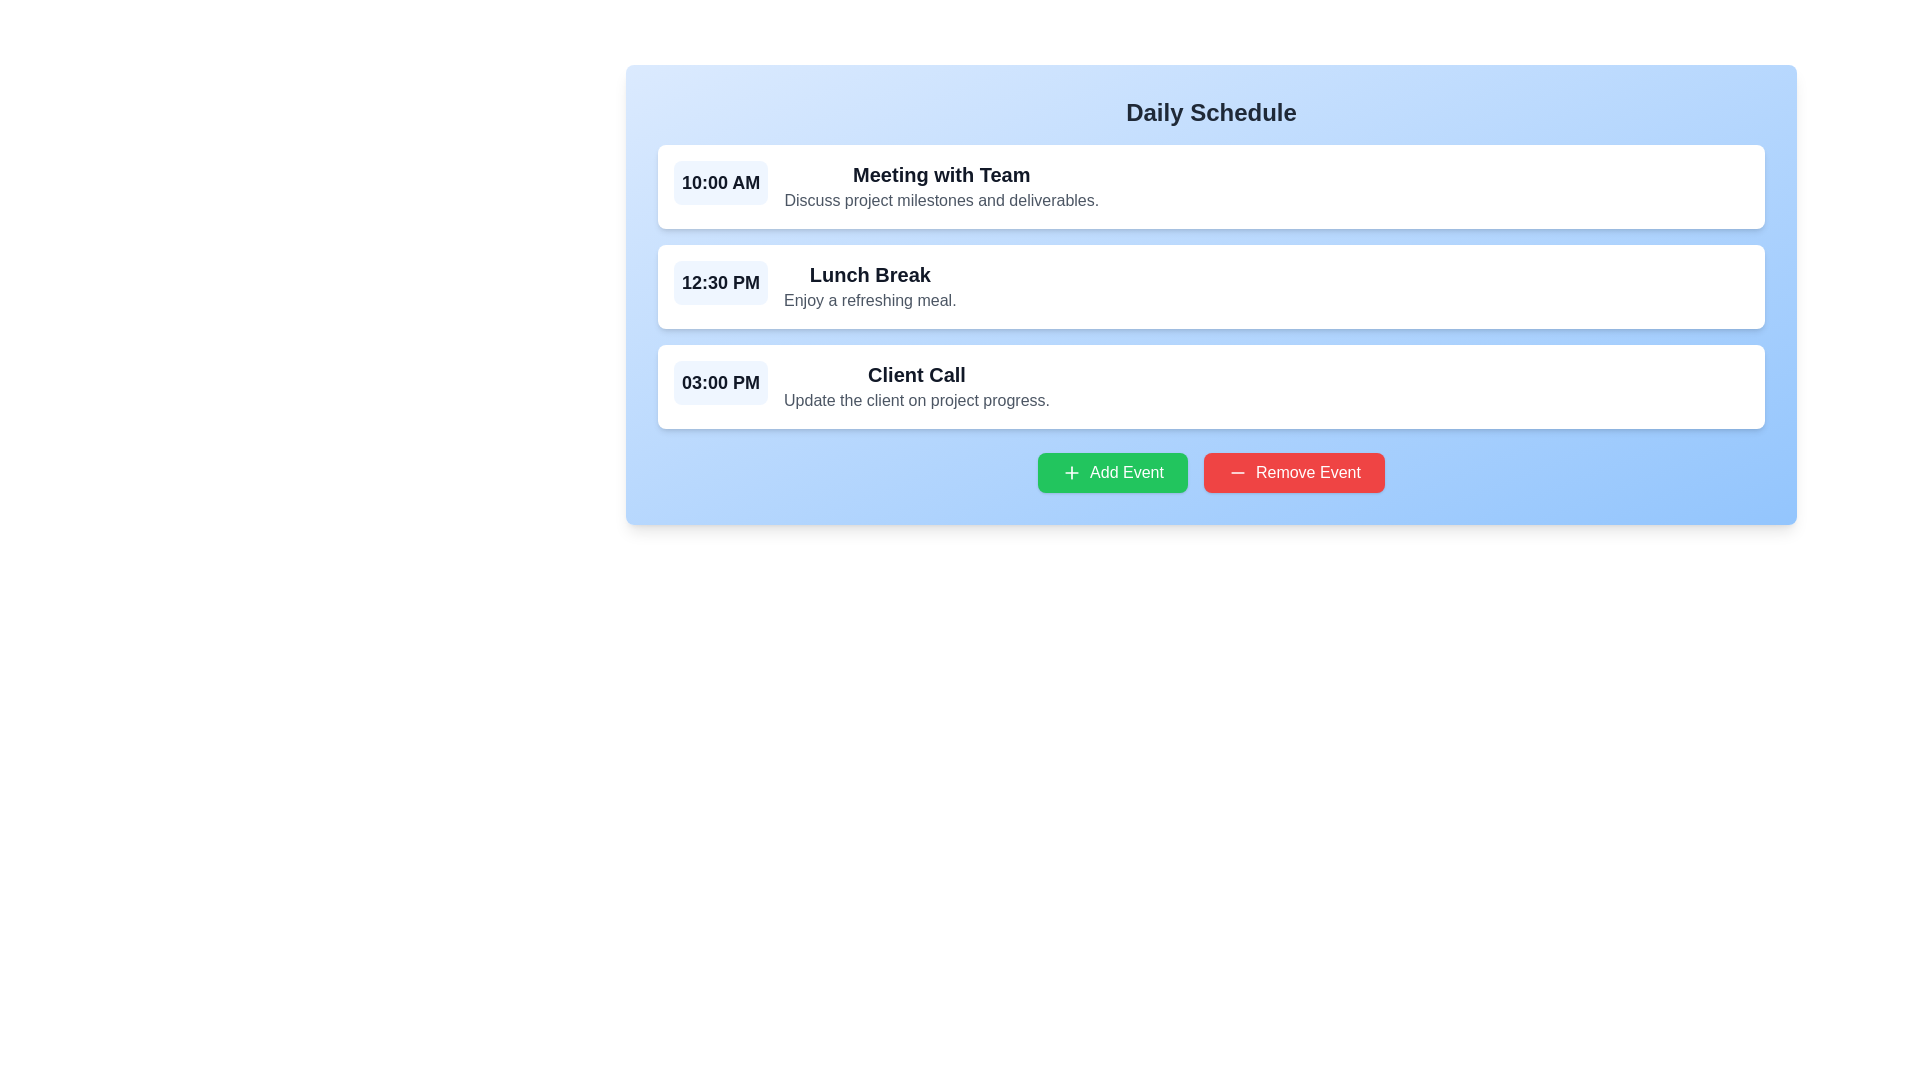 This screenshot has height=1080, width=1920. What do you see at coordinates (720, 282) in the screenshot?
I see `the static text label displaying the time for the 'Lunch Break' event, which is positioned in the middle item of the scheduled events list` at bounding box center [720, 282].